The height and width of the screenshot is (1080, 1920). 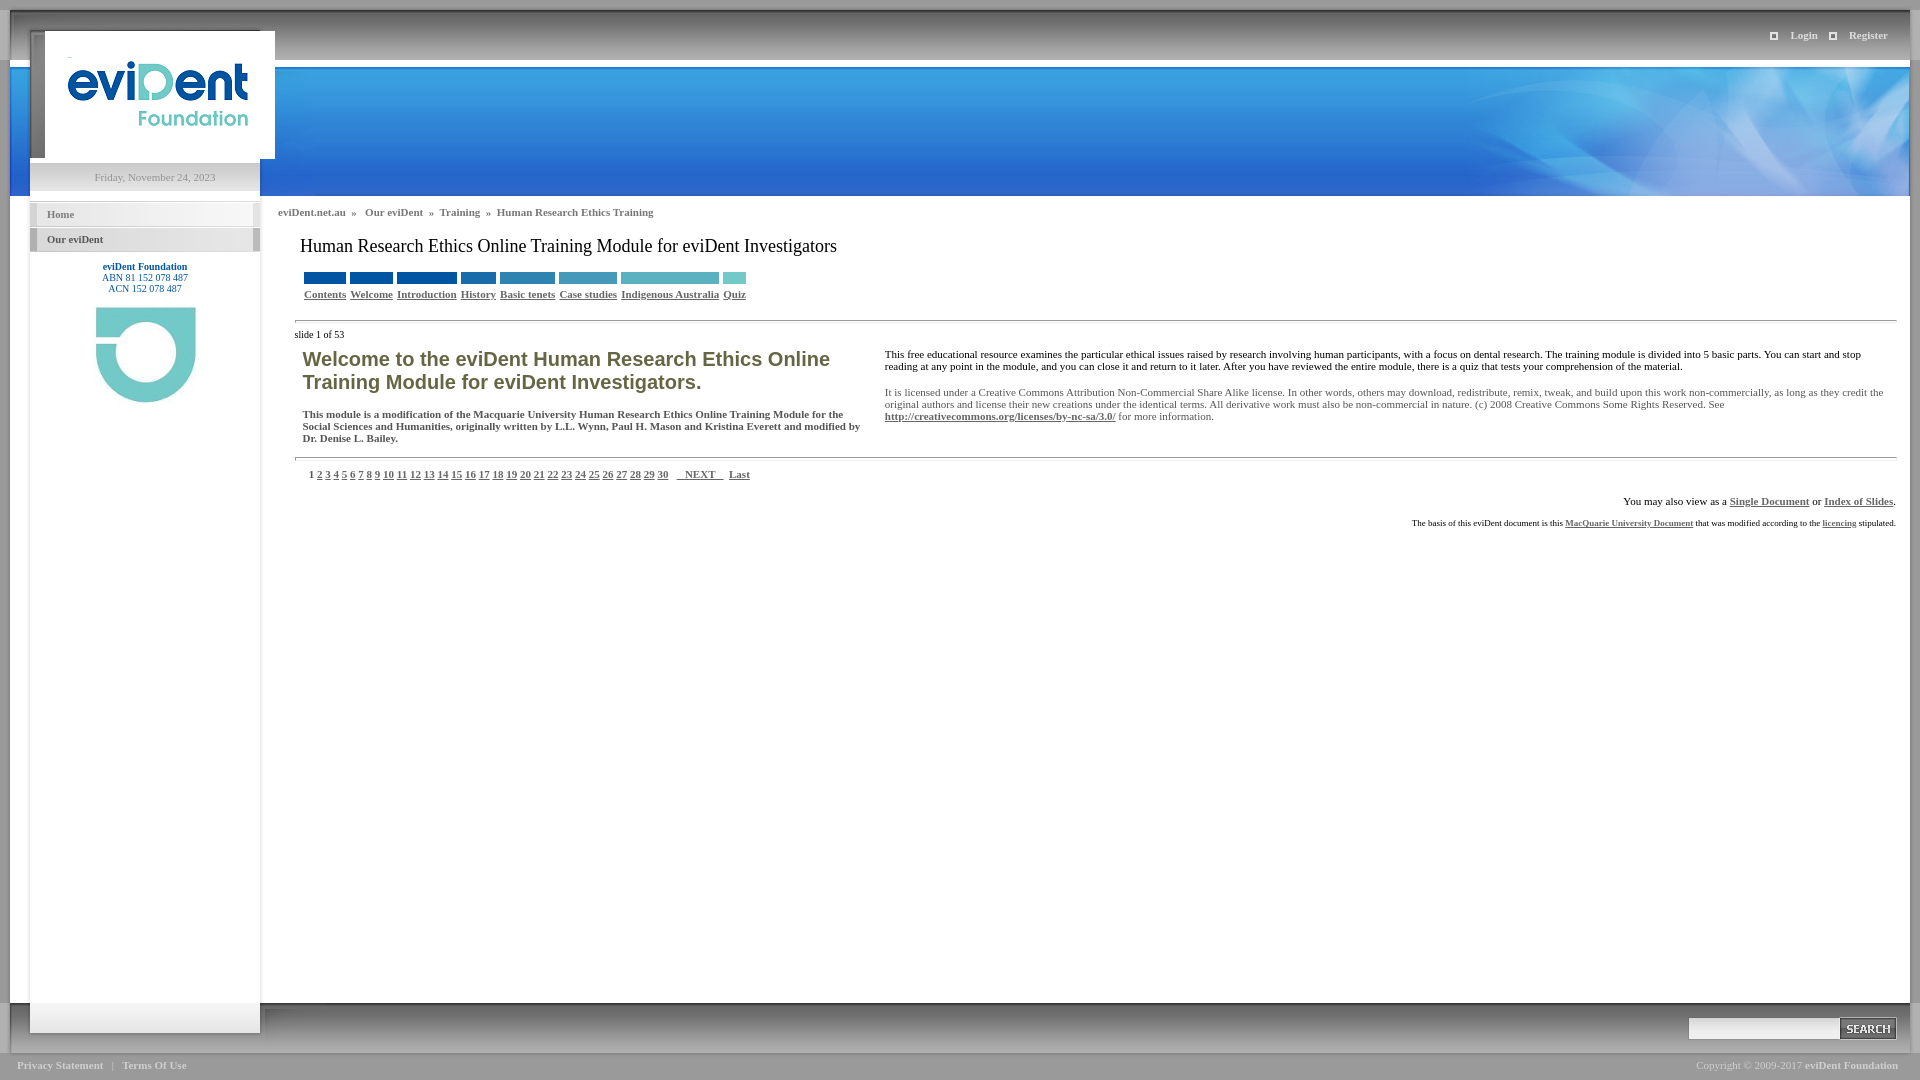 What do you see at coordinates (525, 474) in the screenshot?
I see `'20'` at bounding box center [525, 474].